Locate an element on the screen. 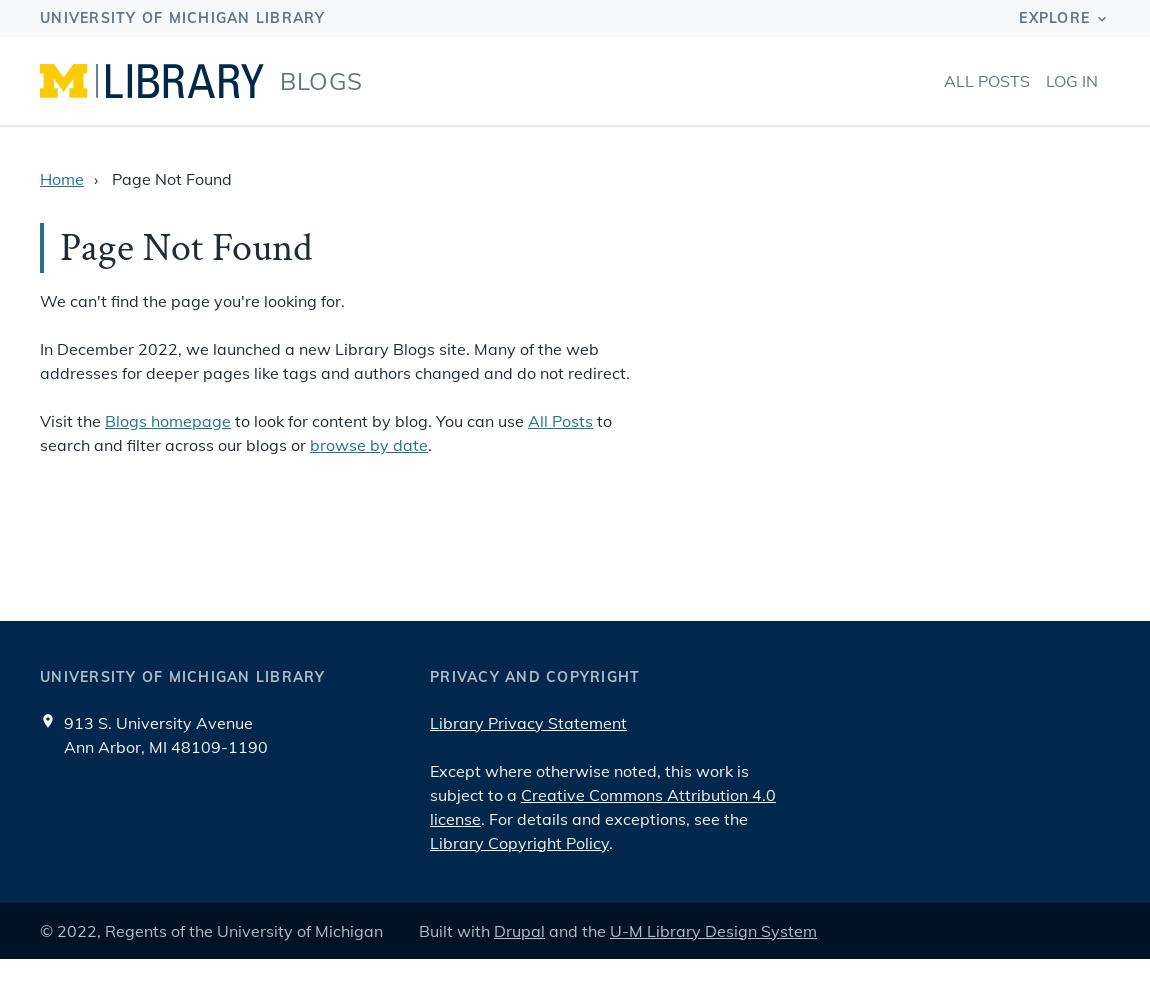 Image resolution: width=1150 pixels, height=1000 pixels. 'browse by date' is located at coordinates (369, 444).